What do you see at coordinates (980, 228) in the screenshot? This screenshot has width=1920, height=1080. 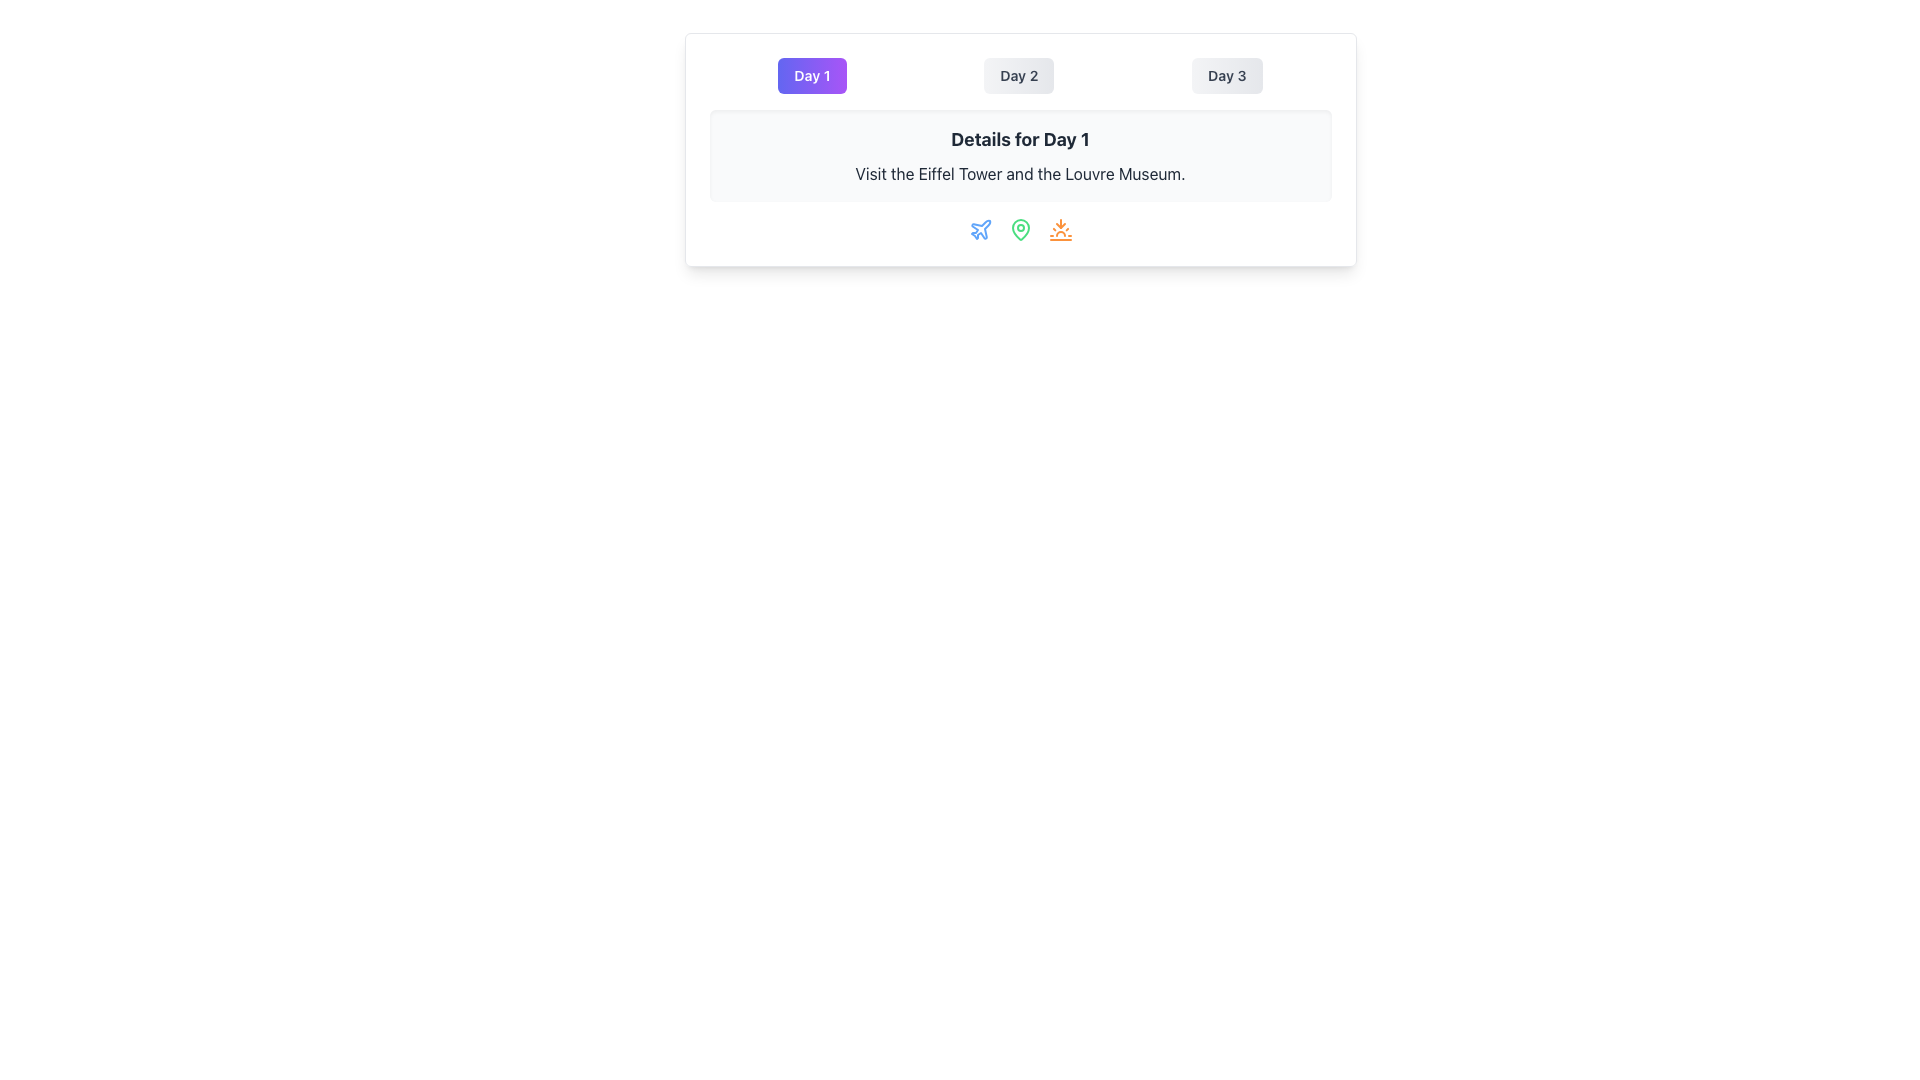 I see `the airplane icon located in the center bottom section of the travel itinerary card` at bounding box center [980, 228].